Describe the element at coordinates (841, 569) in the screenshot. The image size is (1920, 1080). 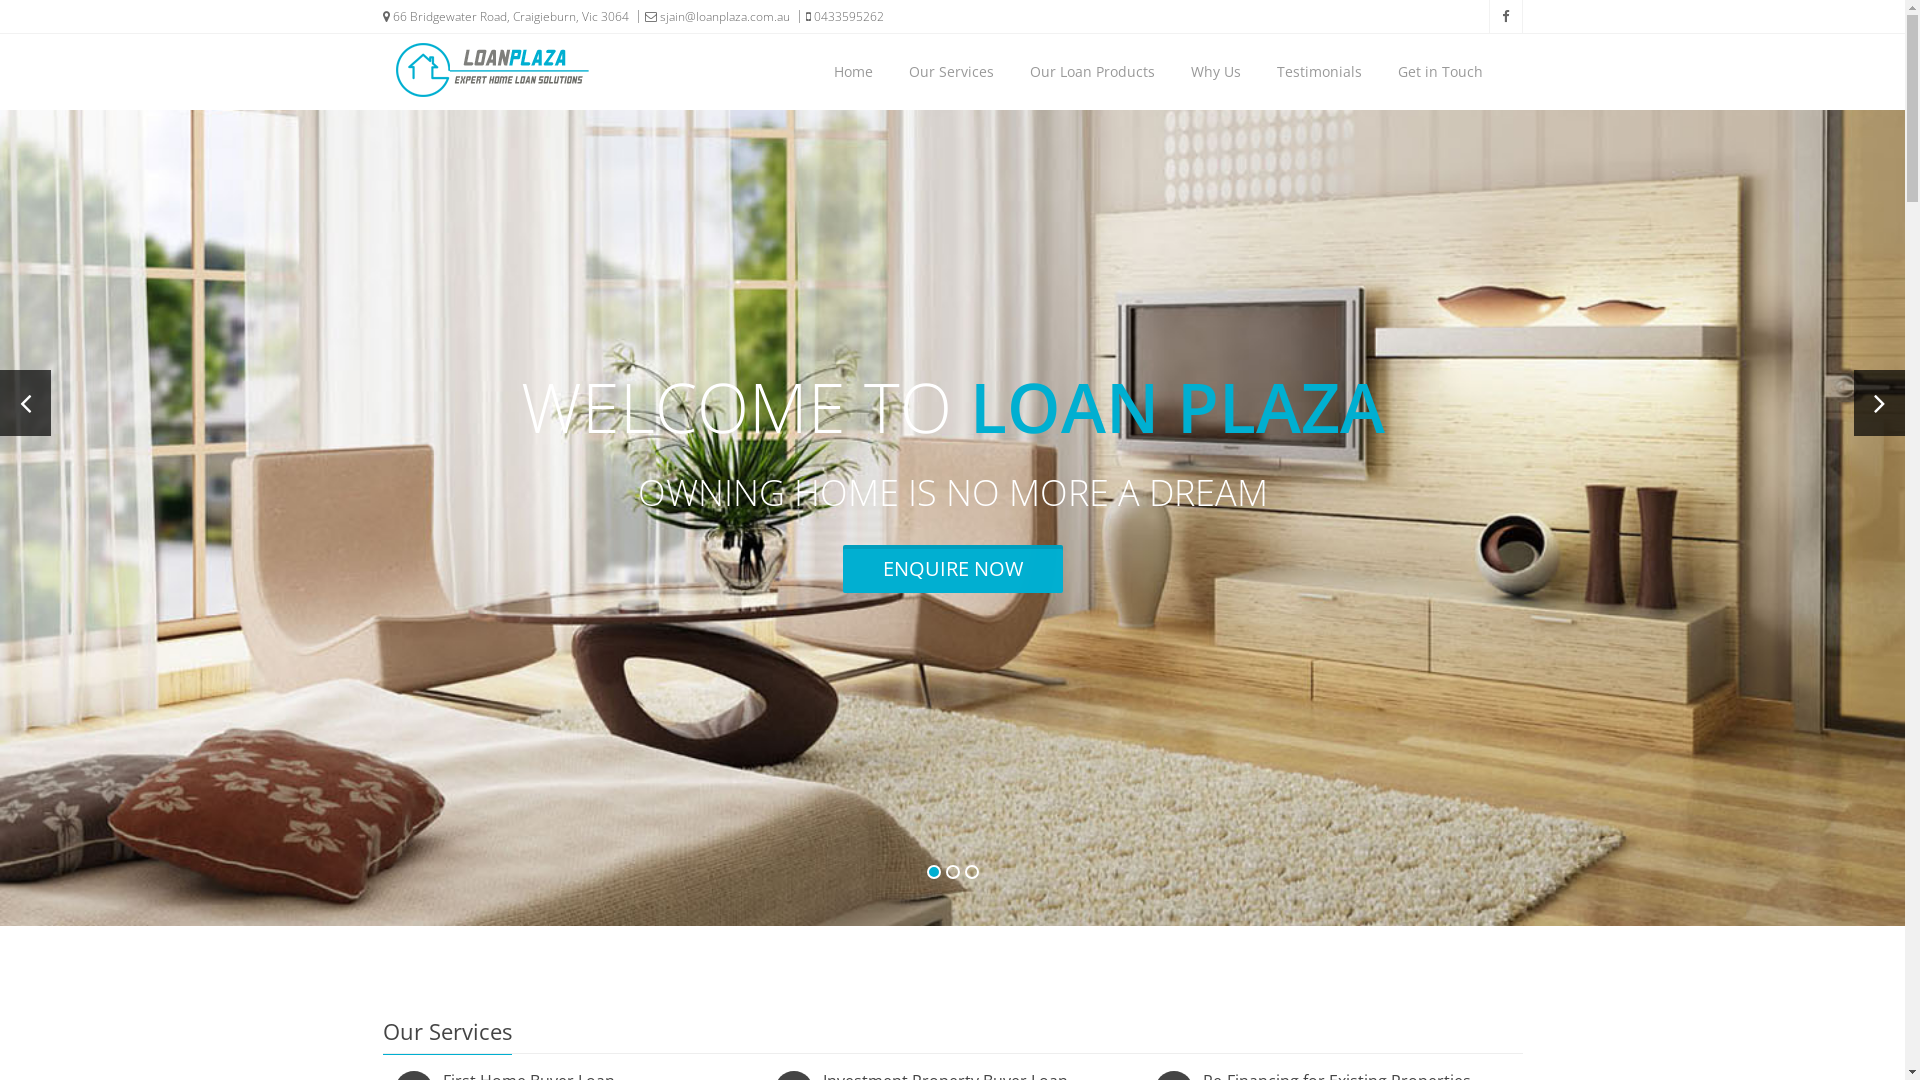
I see `'ENQUIRE NOW'` at that location.